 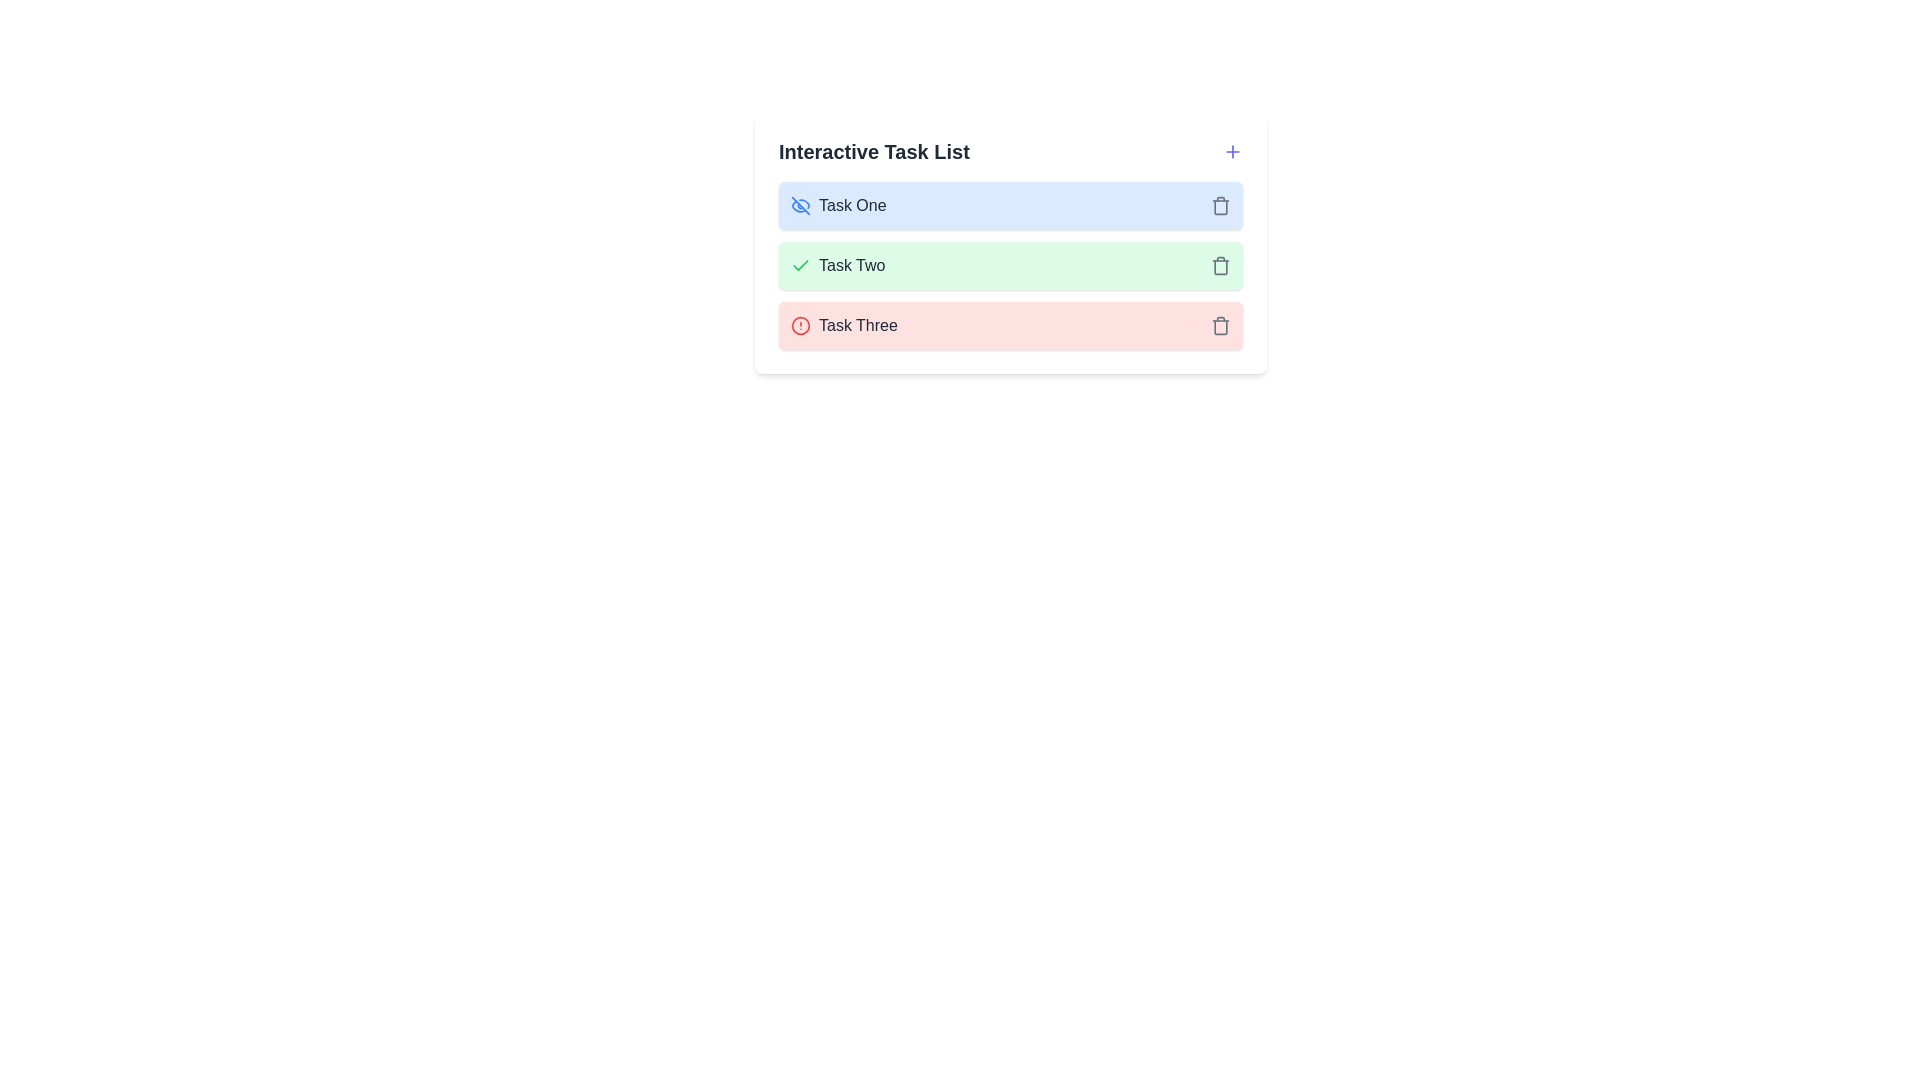 I want to click on the gray trash bin icon button located to the far right of the task labeled 'Task Three', so click(x=1219, y=325).